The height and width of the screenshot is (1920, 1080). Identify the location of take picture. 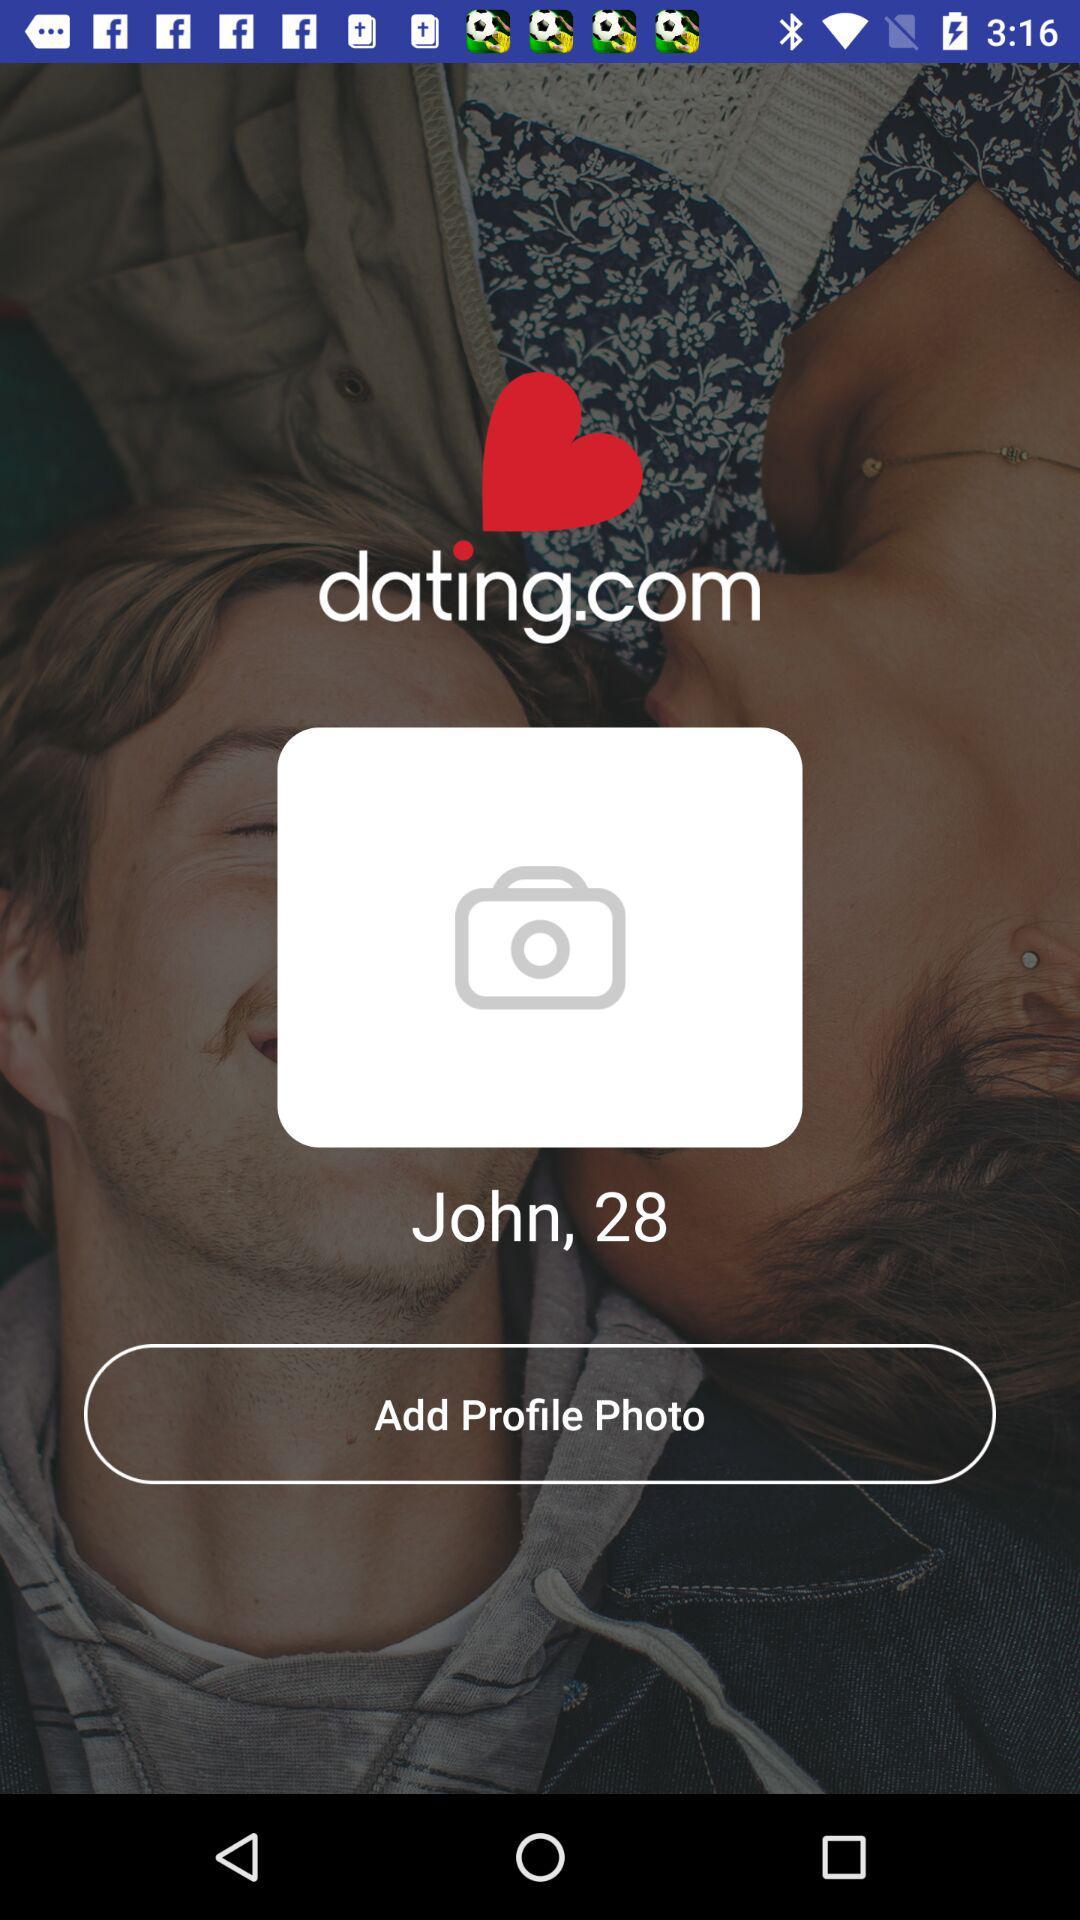
(540, 936).